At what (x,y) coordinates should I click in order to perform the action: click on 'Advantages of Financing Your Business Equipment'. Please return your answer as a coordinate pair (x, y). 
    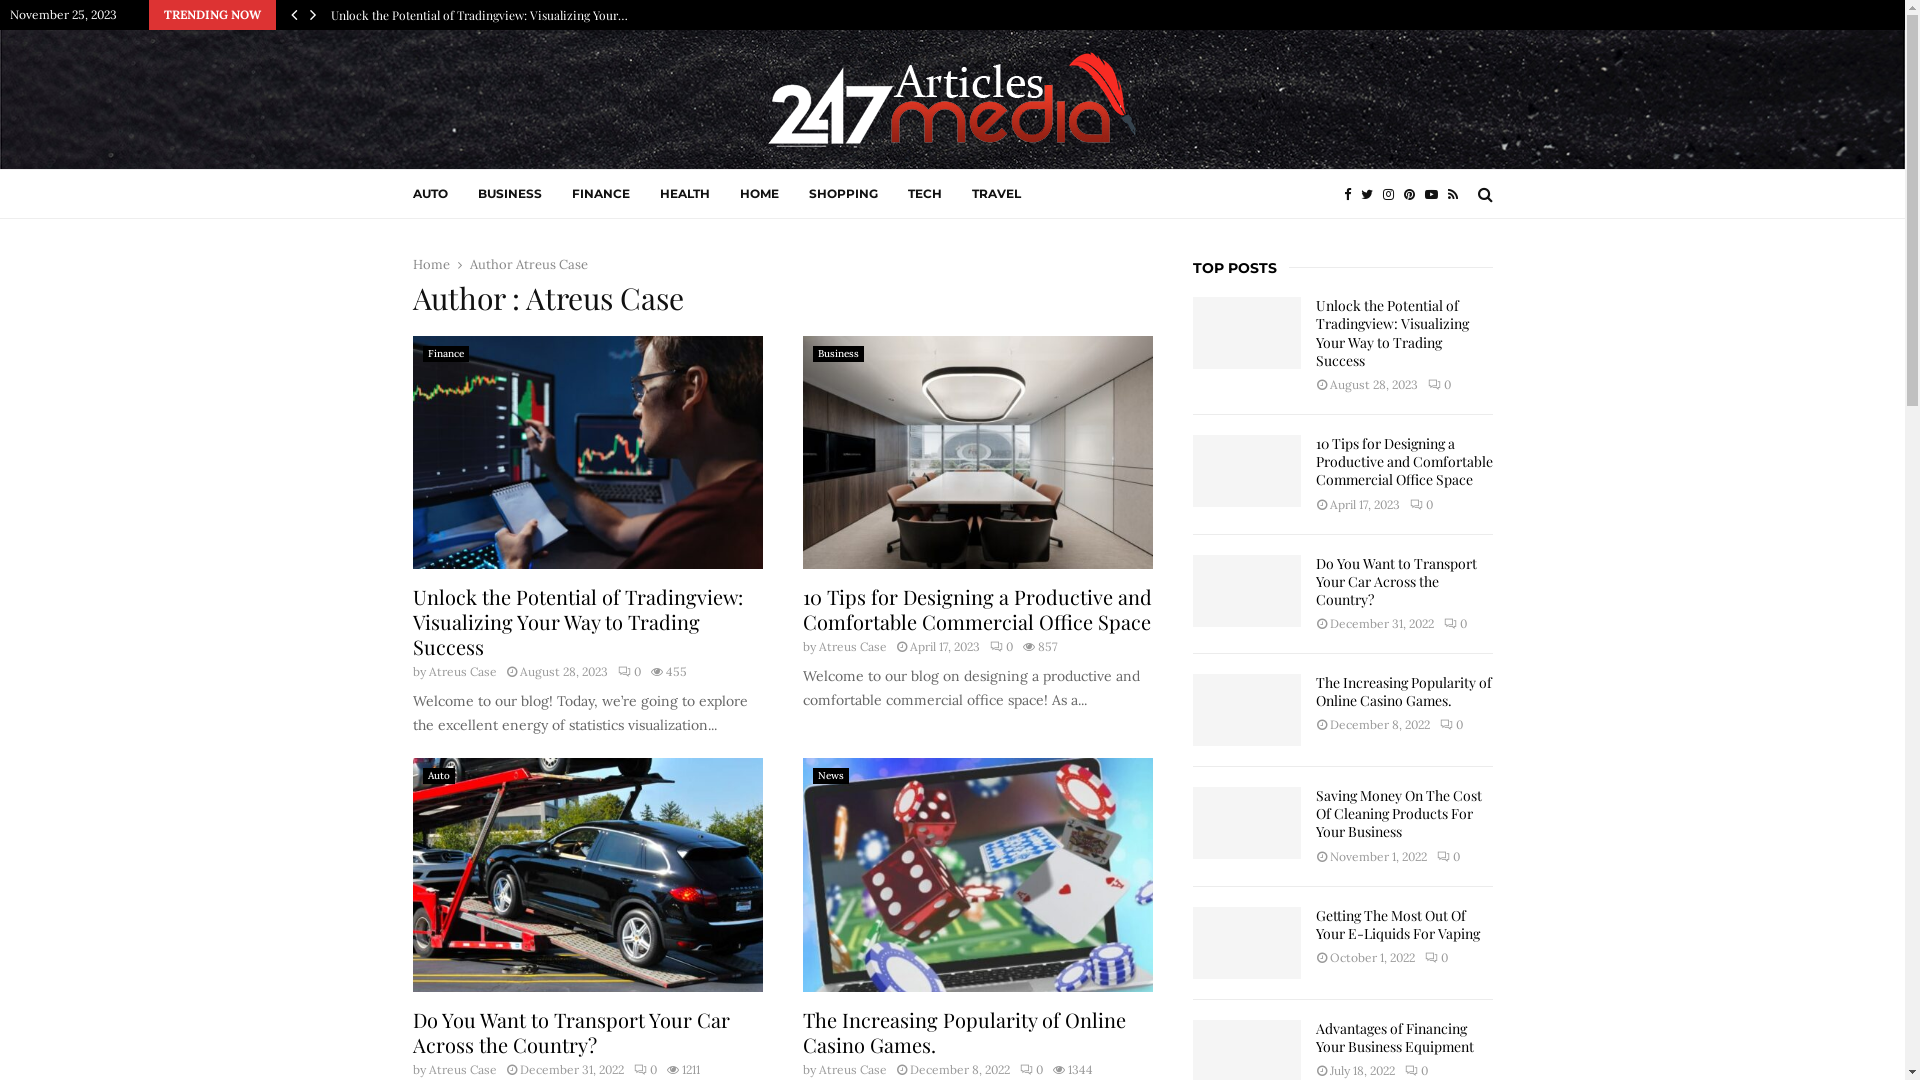
    Looking at the image, I should click on (1394, 1036).